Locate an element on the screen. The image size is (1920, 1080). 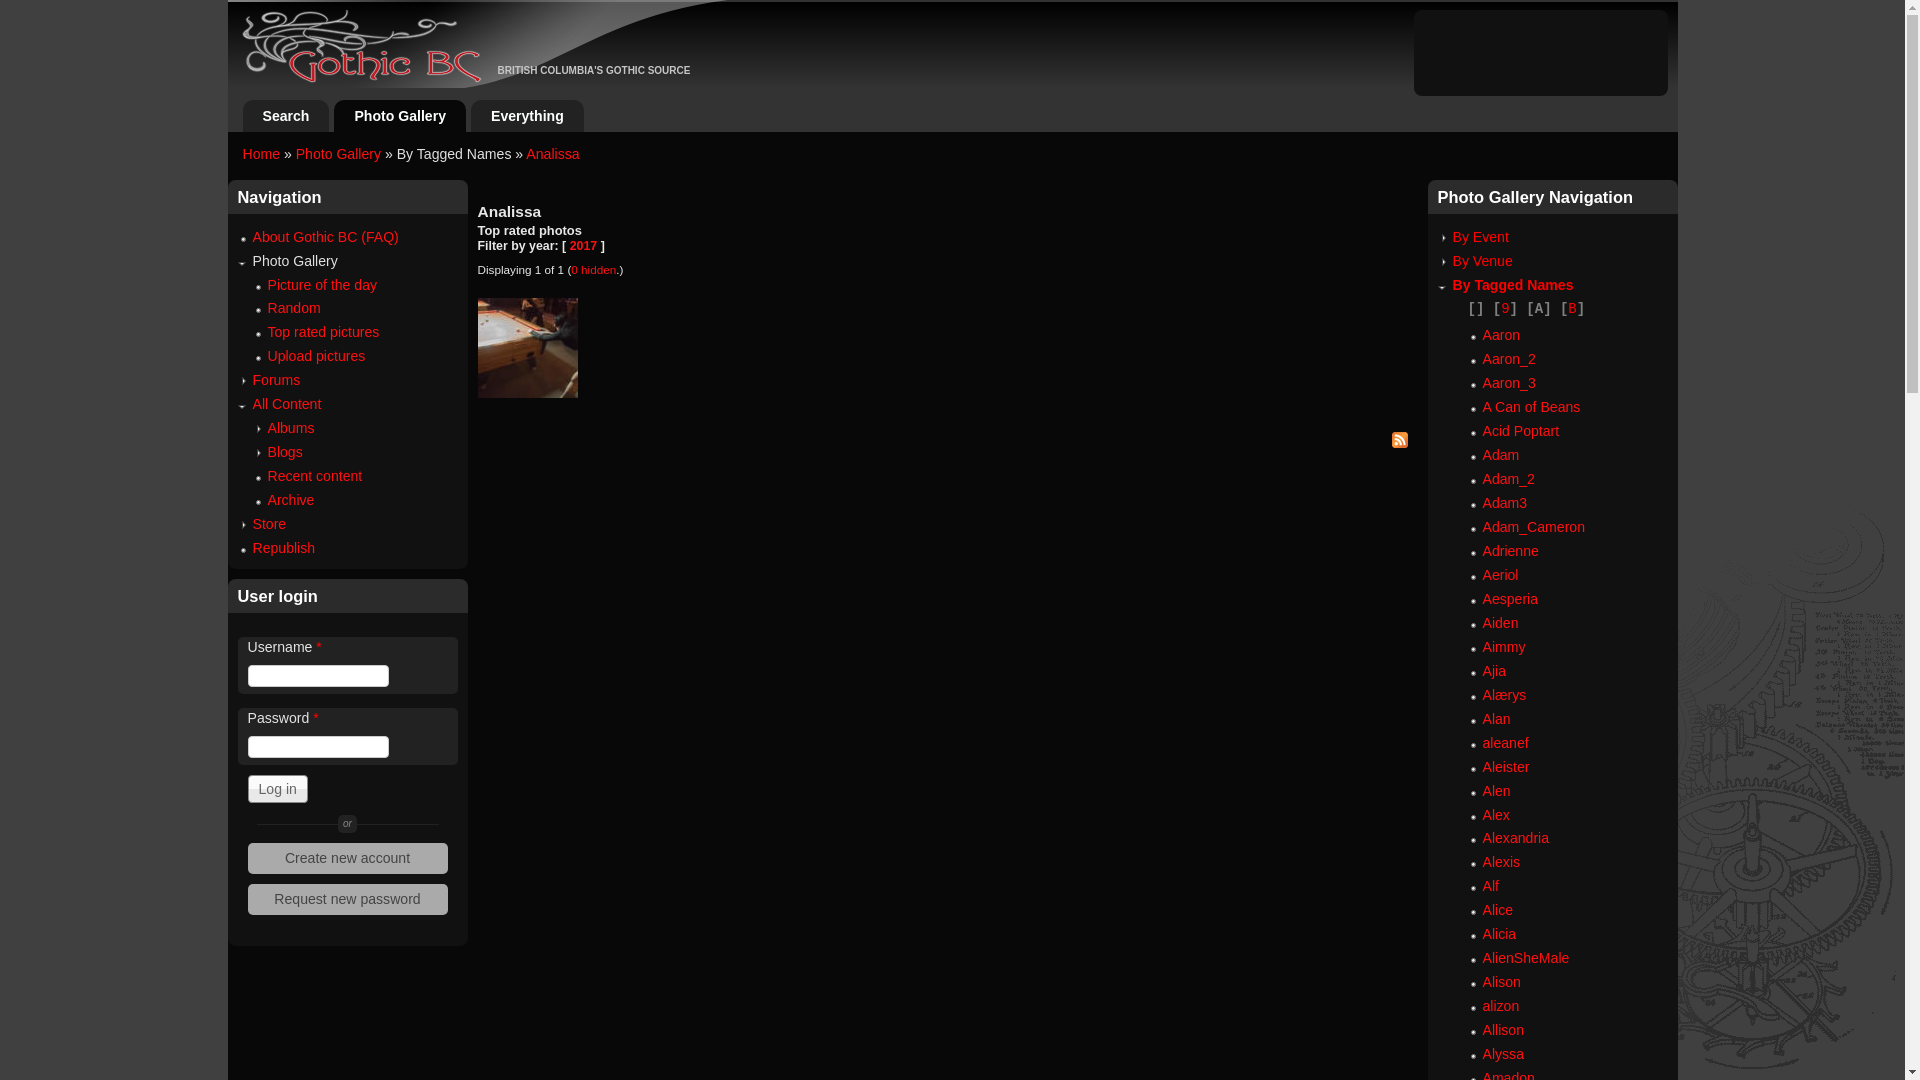
'Blogs' is located at coordinates (284, 451).